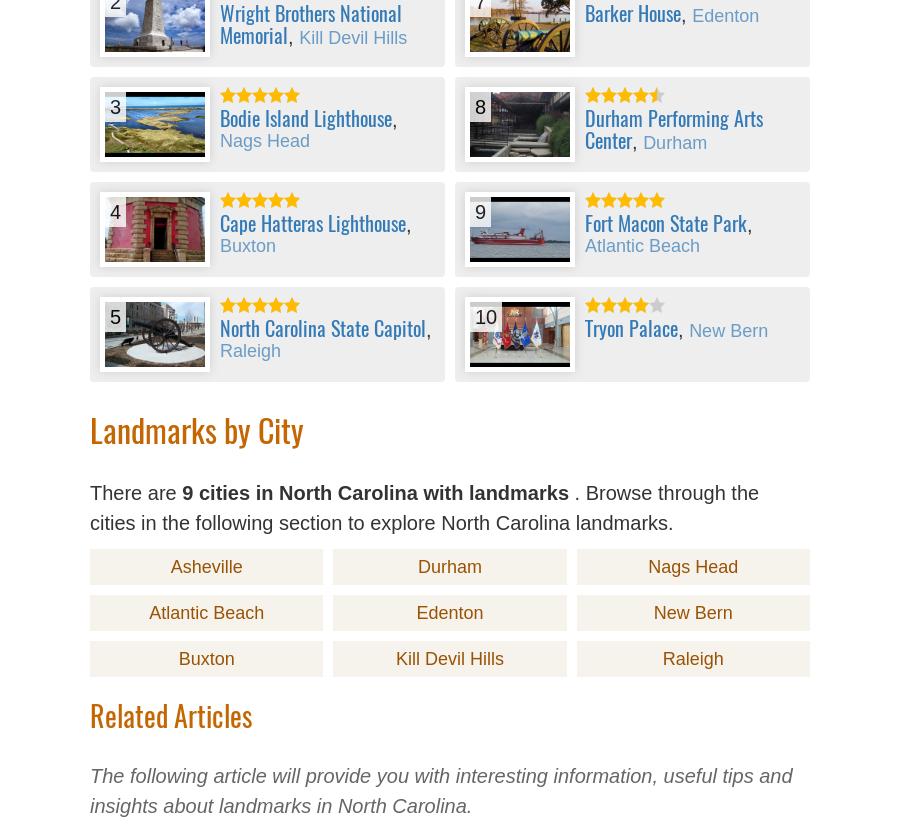 This screenshot has height=827, width=900. I want to click on 'The following article will provide you with interesting information, useful tips and insights about landmarks in North Carolina.', so click(441, 791).